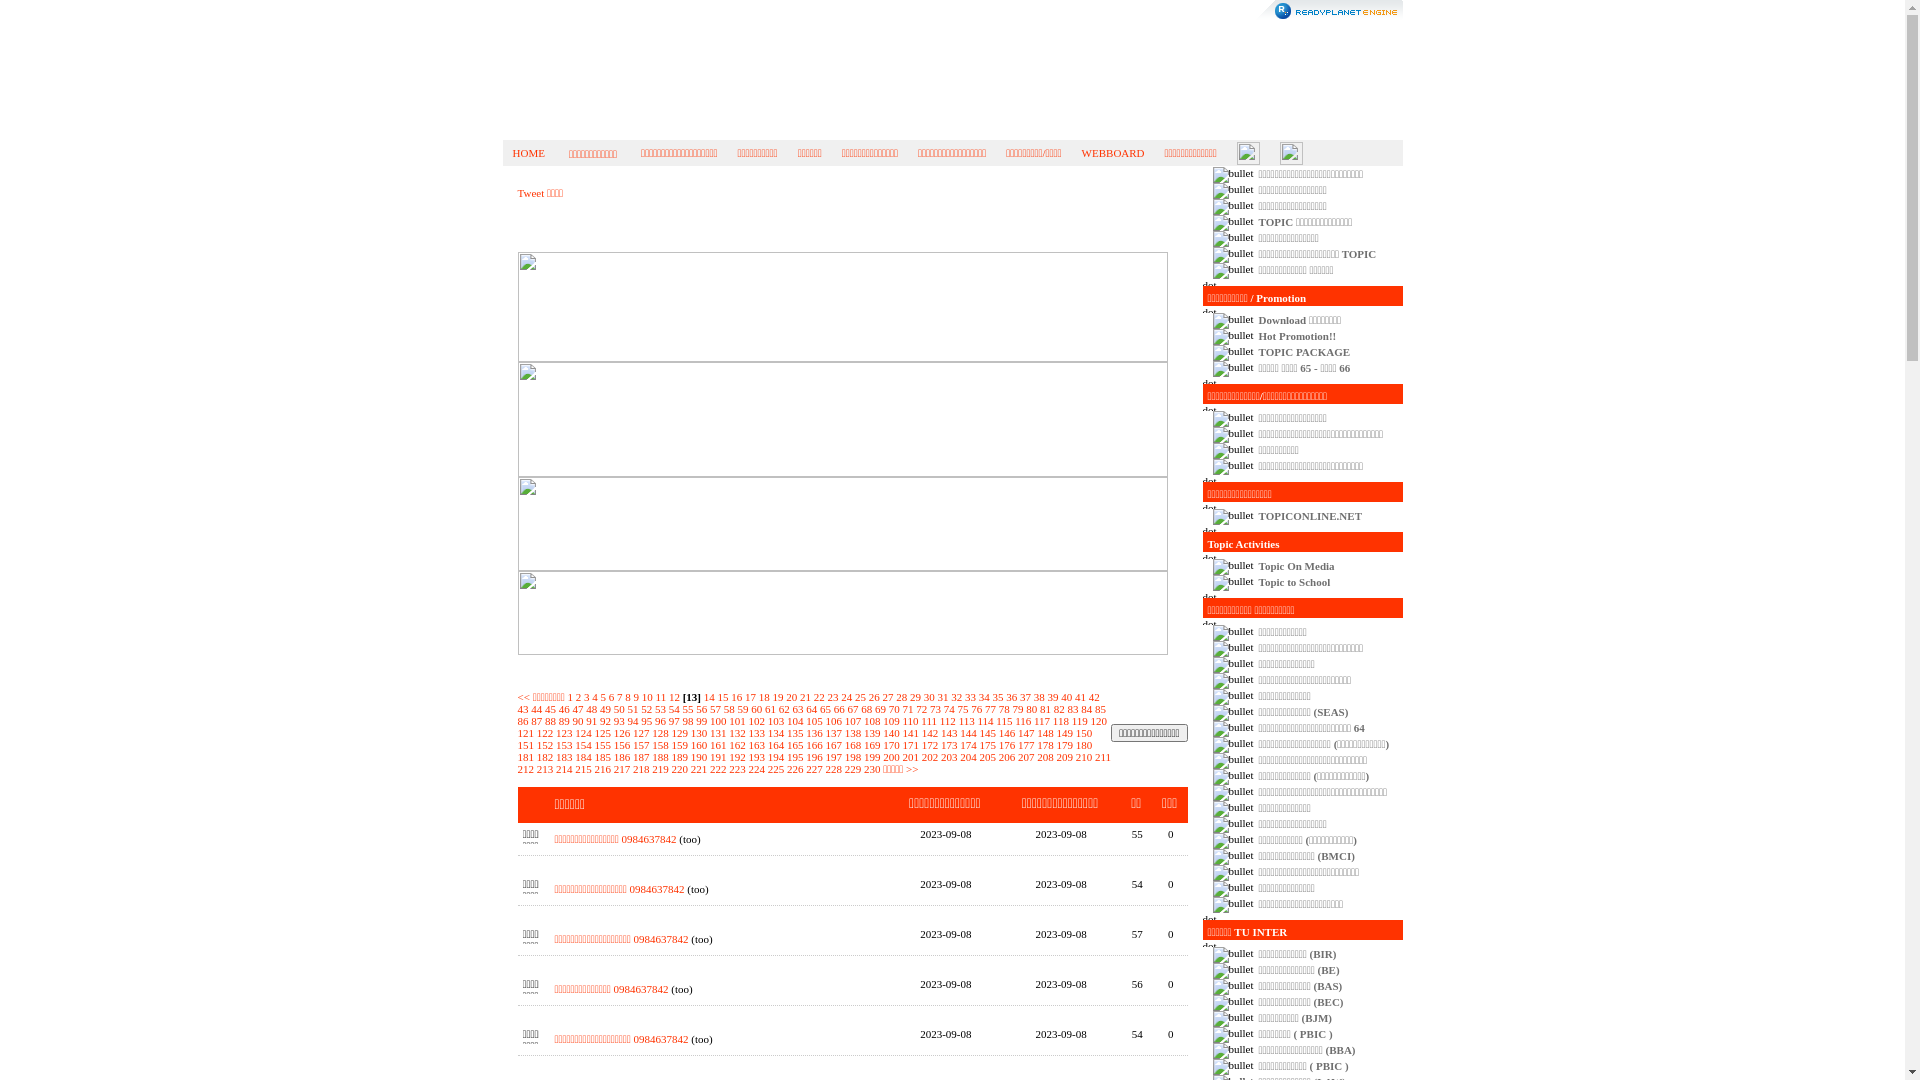 The height and width of the screenshot is (1080, 1920). What do you see at coordinates (775, 756) in the screenshot?
I see `'194'` at bounding box center [775, 756].